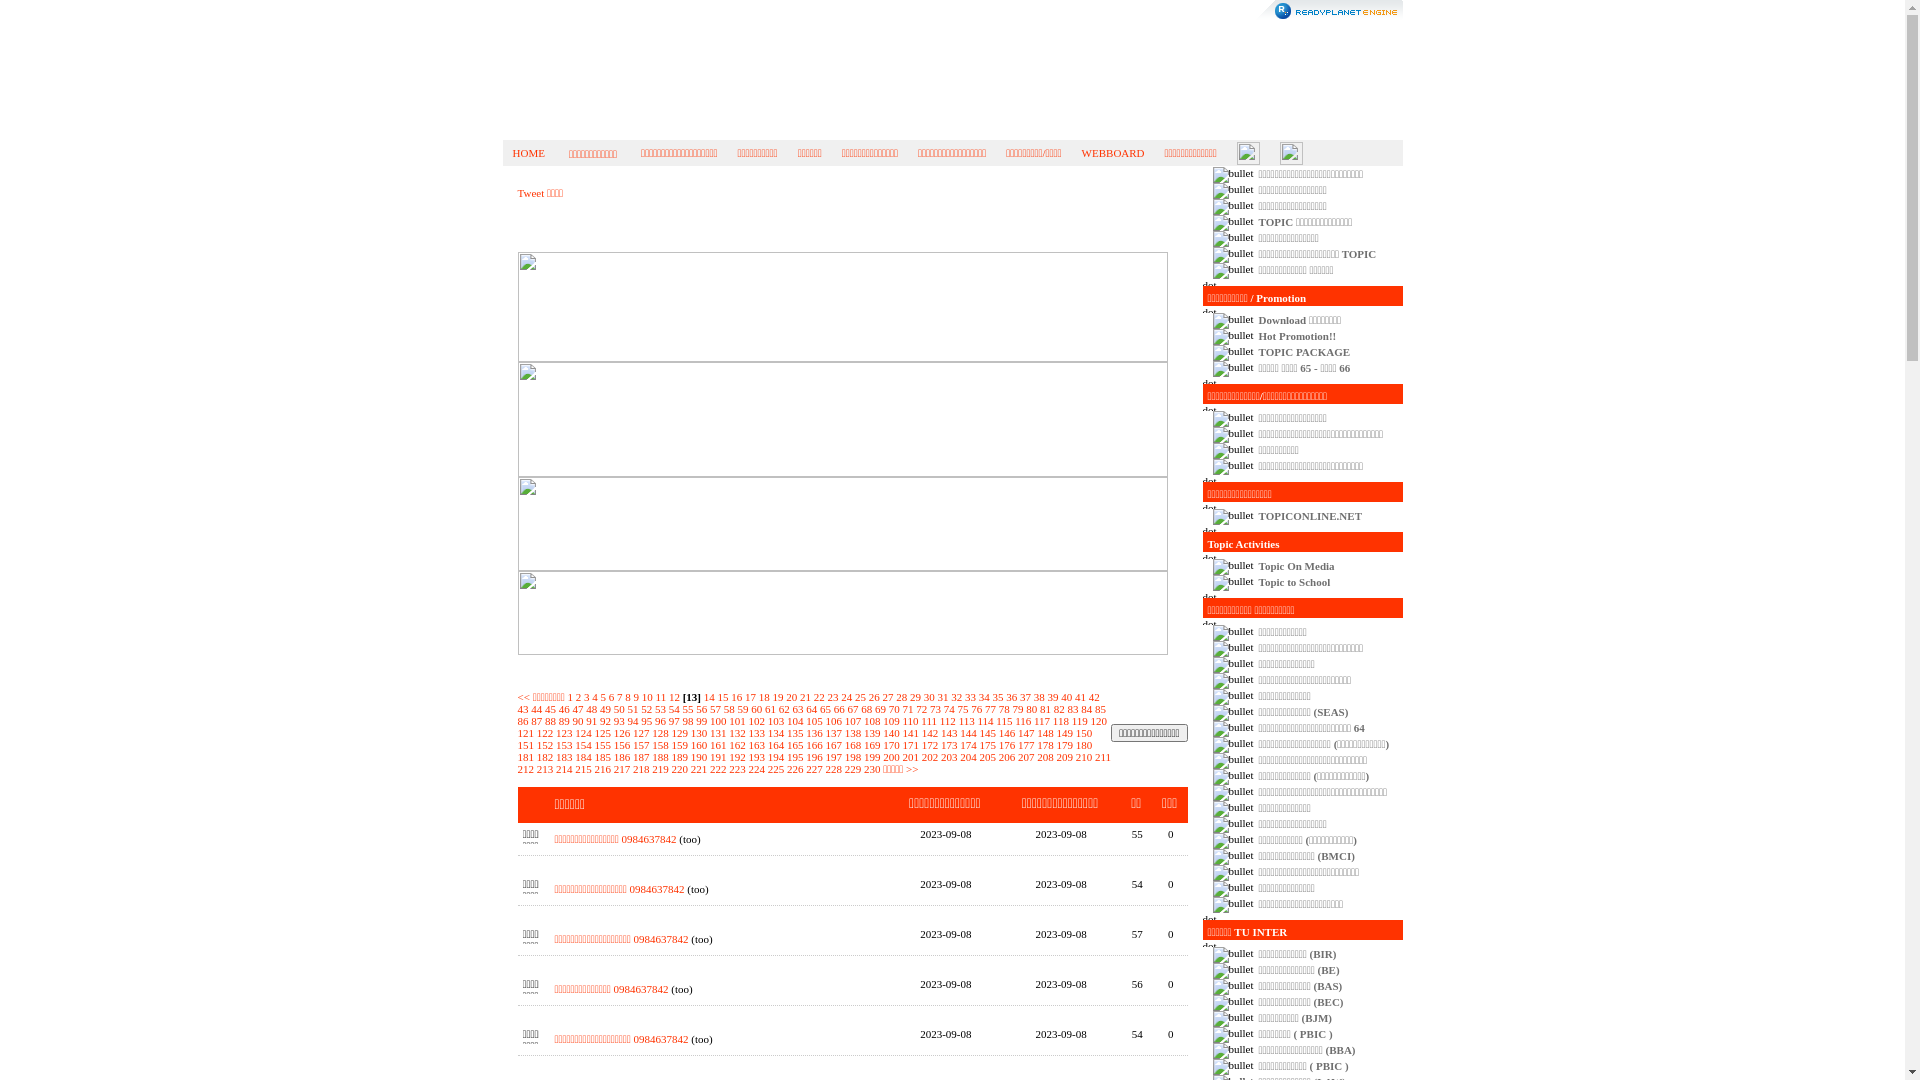 The height and width of the screenshot is (1080, 1920). What do you see at coordinates (775, 756) in the screenshot?
I see `'194'` at bounding box center [775, 756].